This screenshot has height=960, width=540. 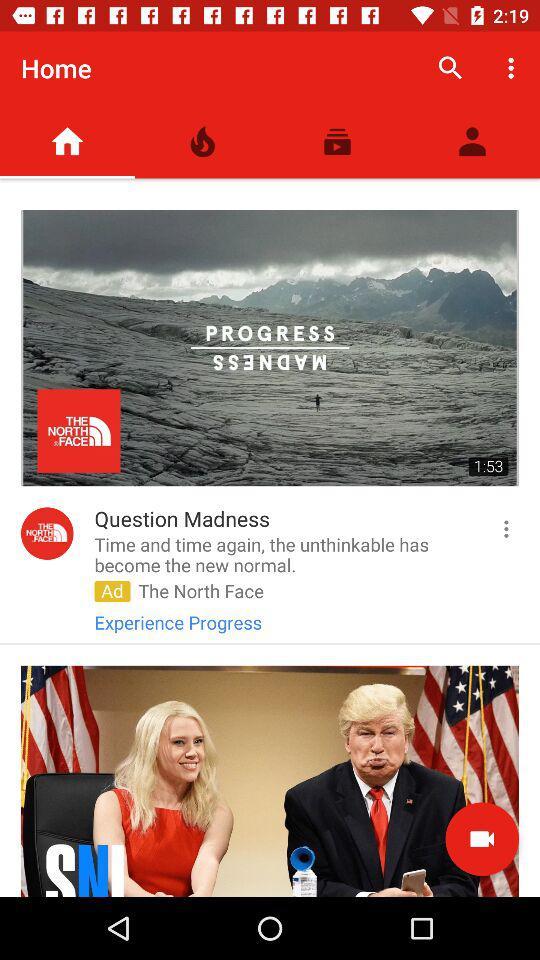 What do you see at coordinates (481, 839) in the screenshot?
I see `the videocam icon` at bounding box center [481, 839].